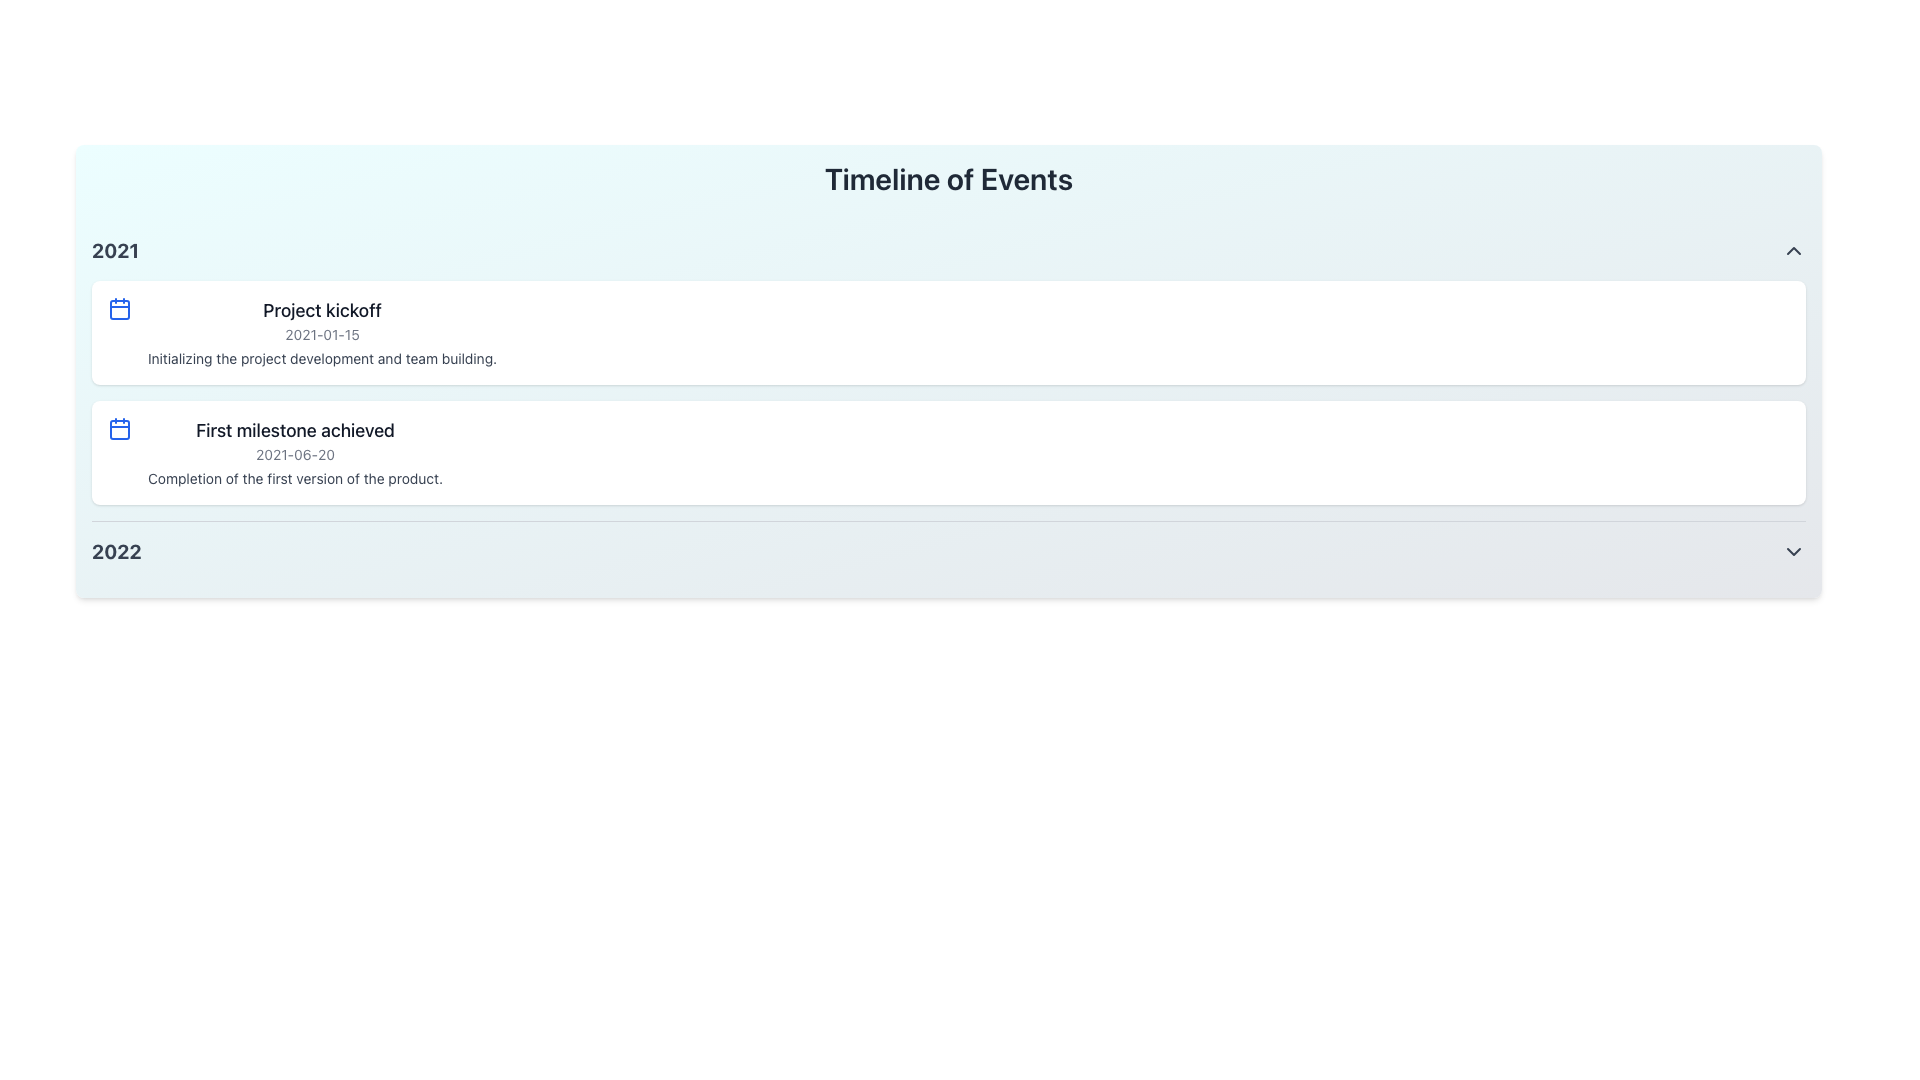 Image resolution: width=1920 pixels, height=1080 pixels. Describe the element at coordinates (119, 308) in the screenshot. I see `the blue calendar icon located to the left of the 'Project kickoff' text` at that location.